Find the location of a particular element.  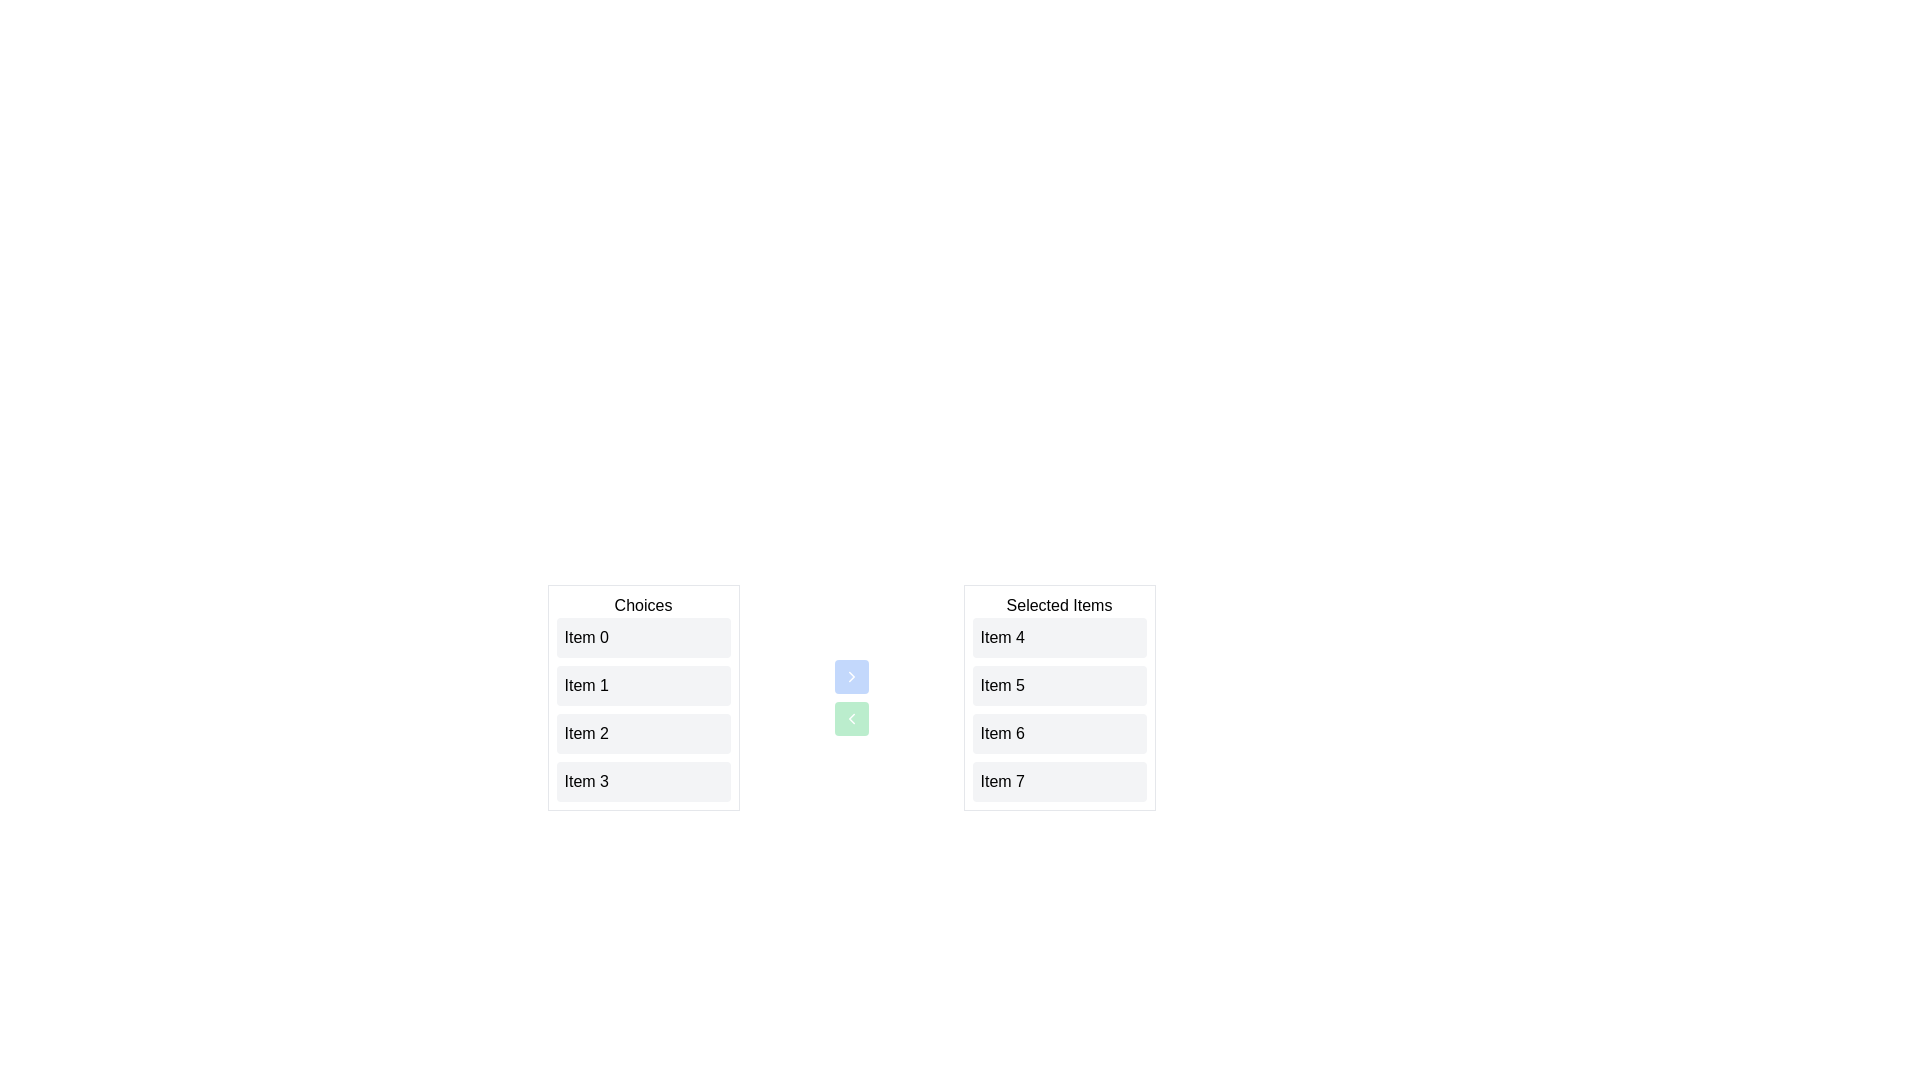

the list item in the 'Selected Items' section is located at coordinates (1058, 708).